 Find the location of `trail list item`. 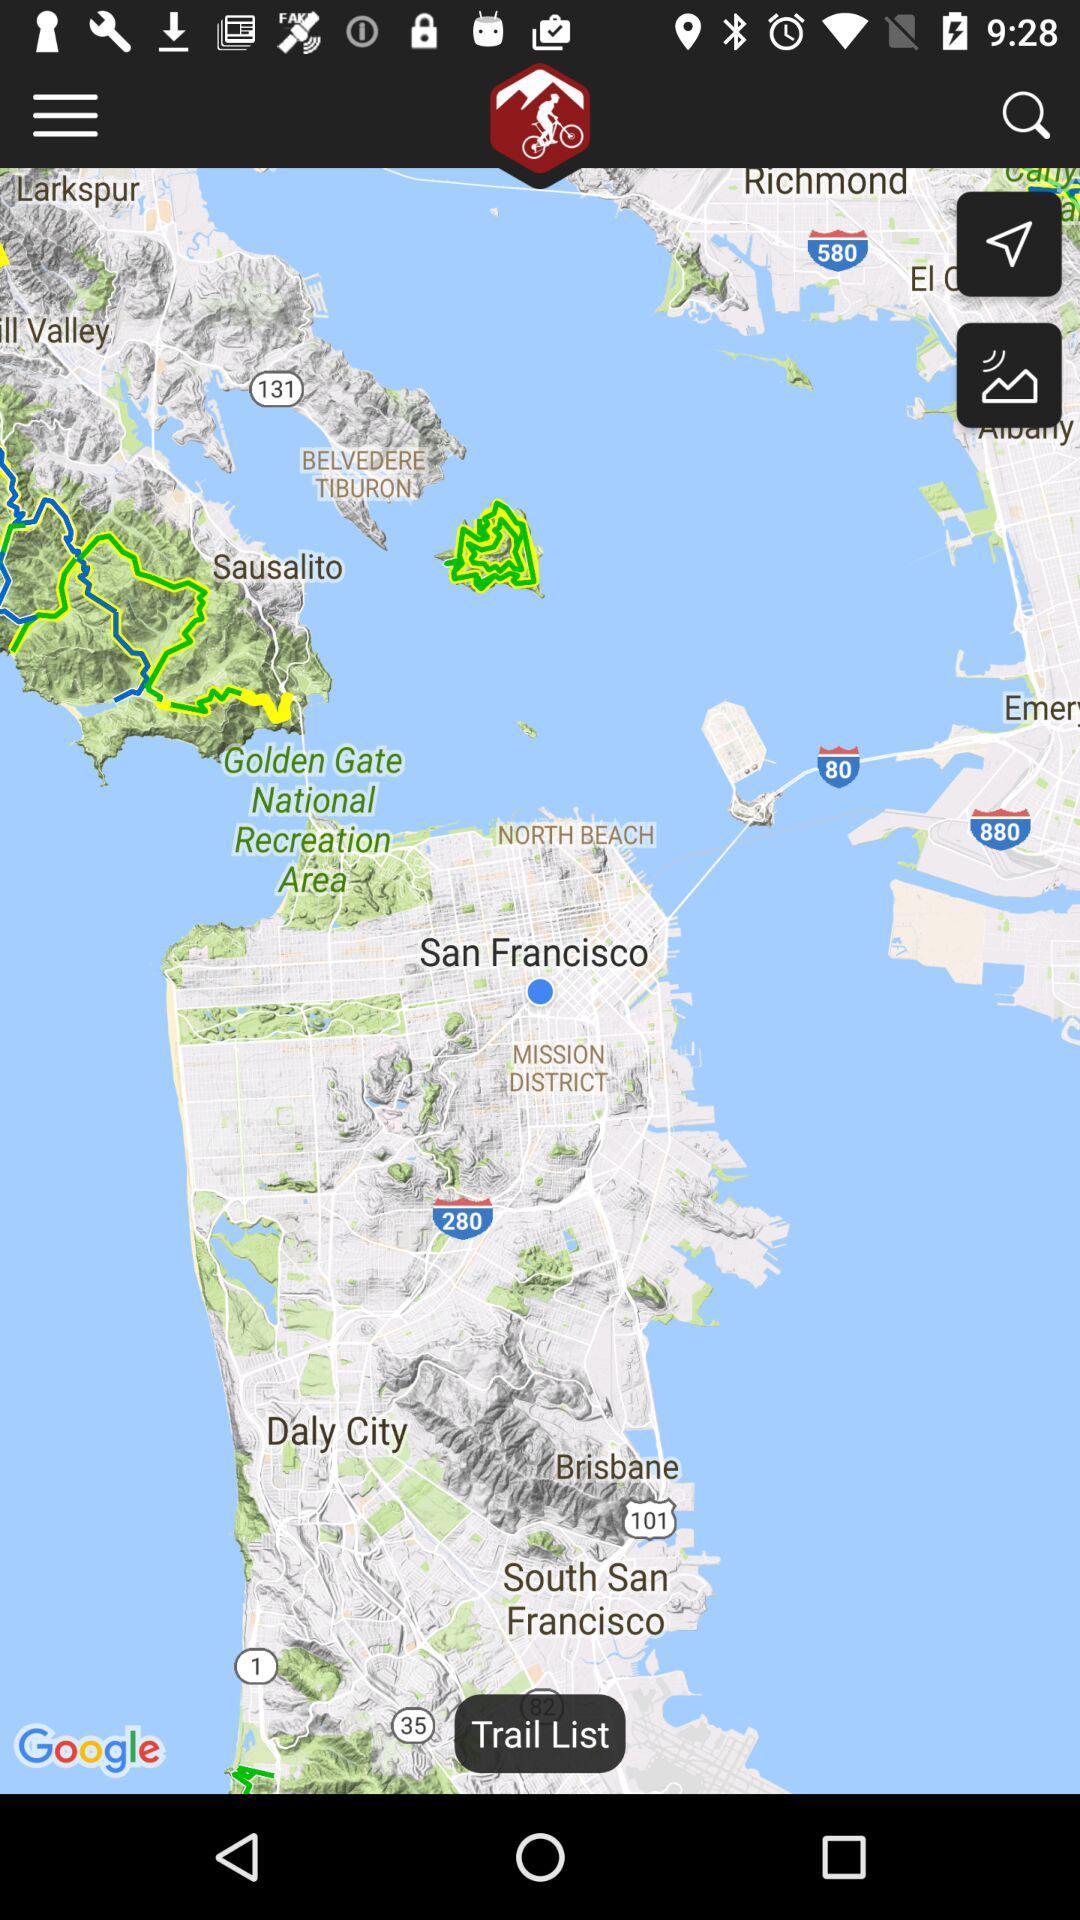

trail list item is located at coordinates (540, 1732).